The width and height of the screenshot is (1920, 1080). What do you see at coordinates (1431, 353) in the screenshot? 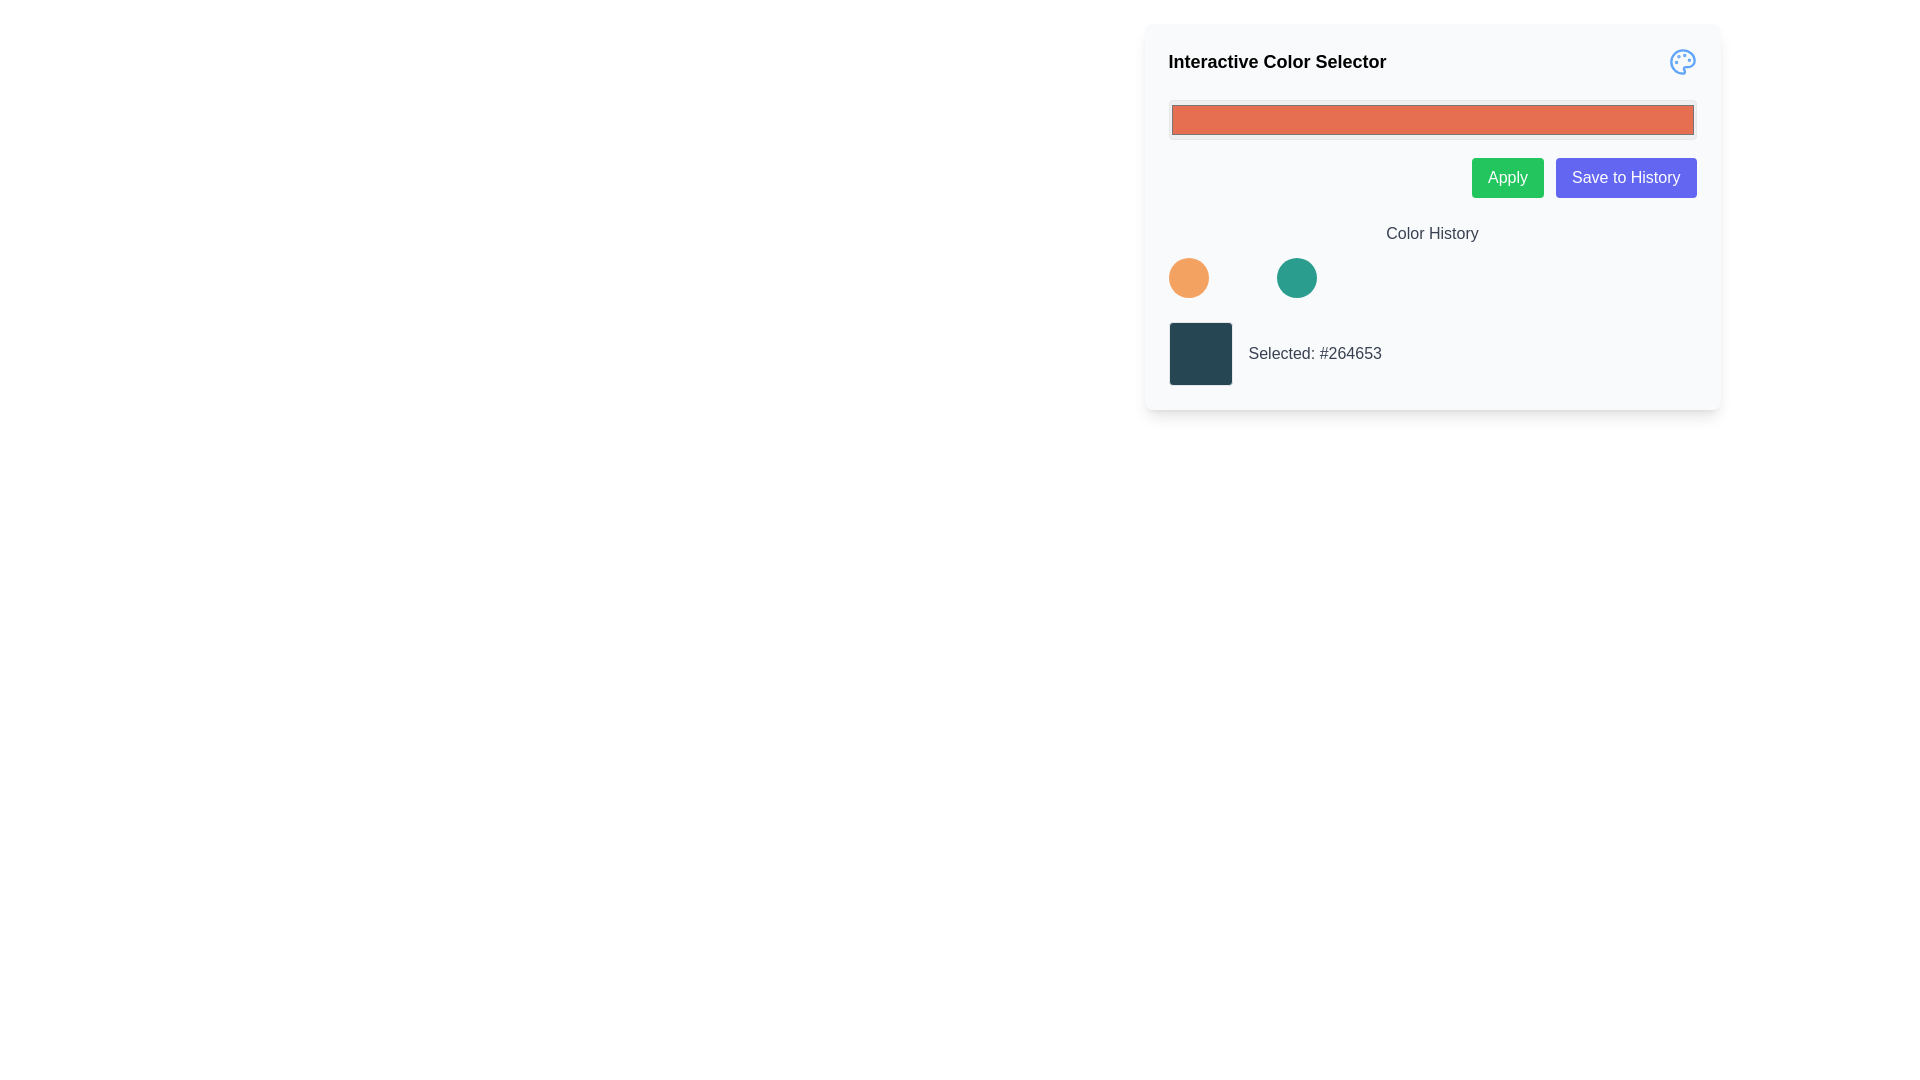
I see `the dark cyan color swatch within the Composite element labeled 'Selected: #264653'` at bounding box center [1431, 353].